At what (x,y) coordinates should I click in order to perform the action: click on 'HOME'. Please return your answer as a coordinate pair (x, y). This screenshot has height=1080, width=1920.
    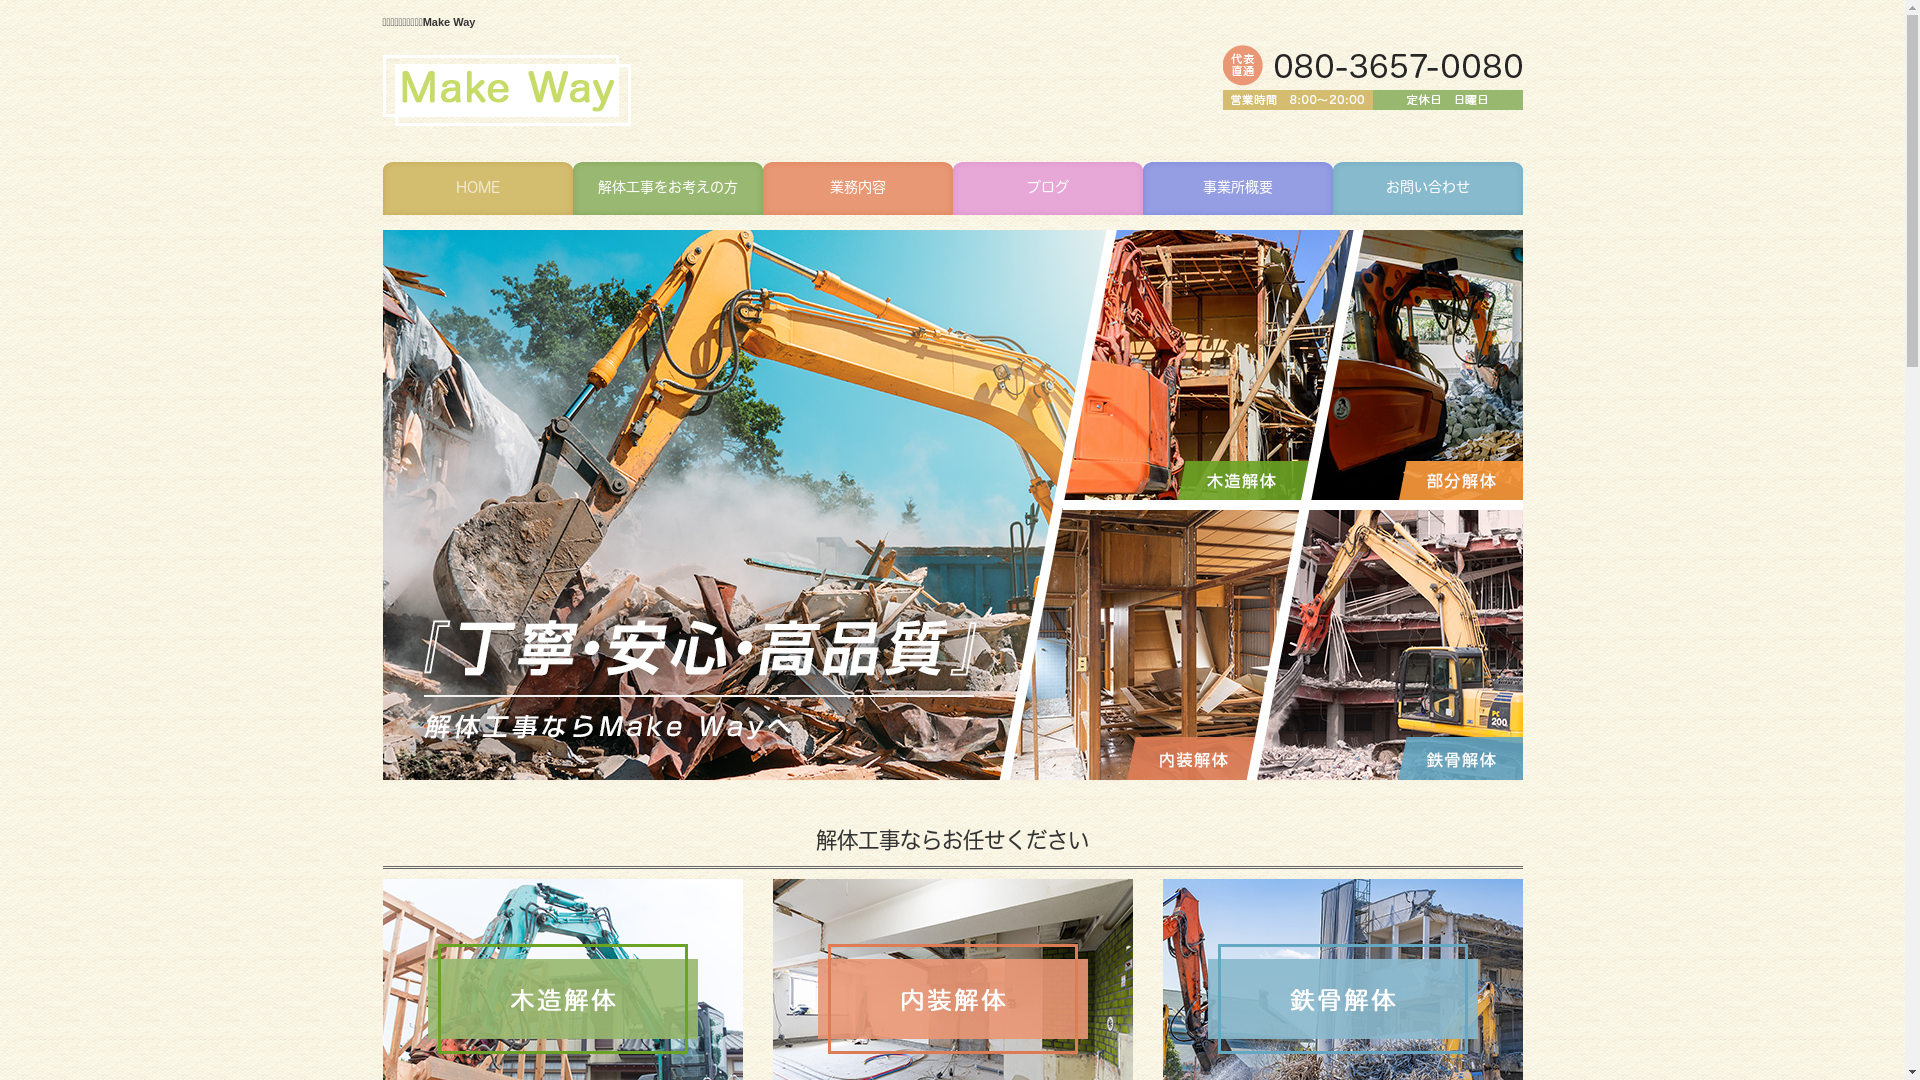
    Looking at the image, I should click on (382, 188).